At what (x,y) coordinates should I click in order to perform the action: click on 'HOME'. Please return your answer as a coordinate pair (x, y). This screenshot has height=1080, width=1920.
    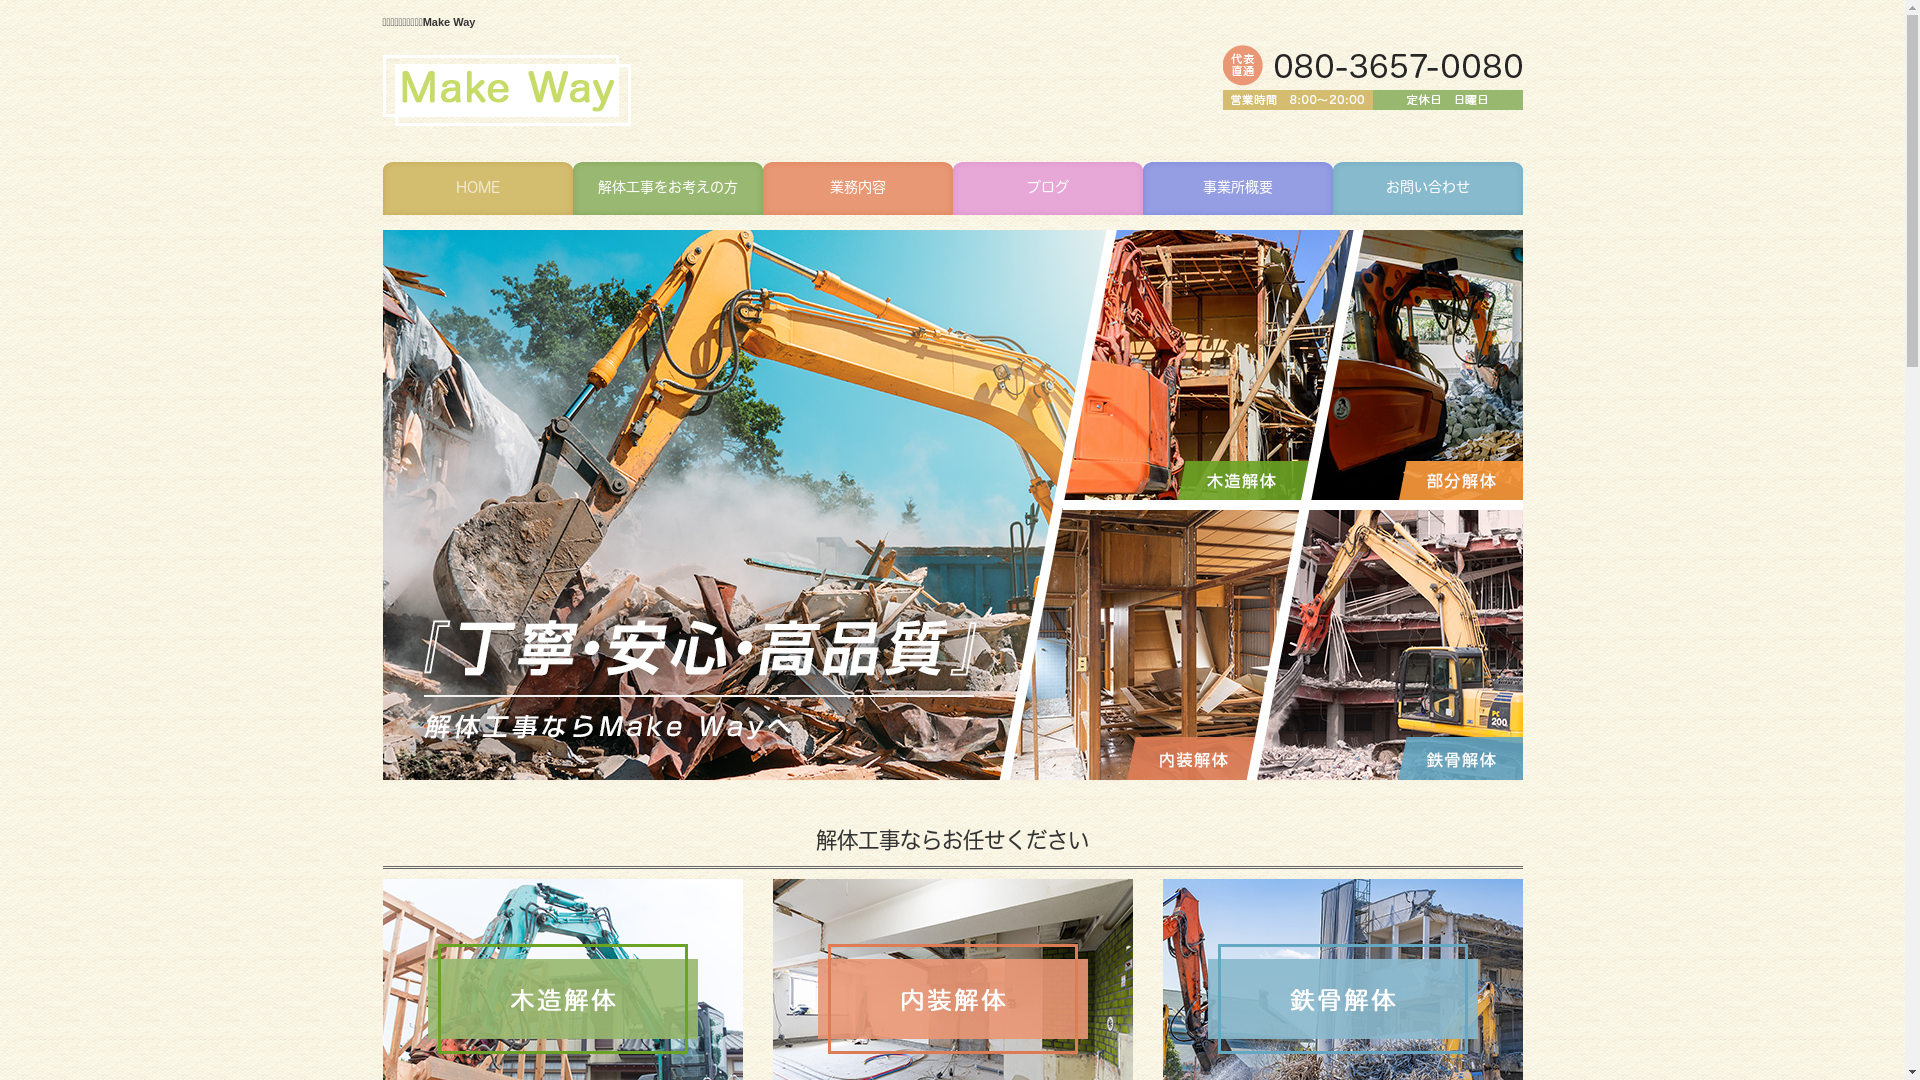
    Looking at the image, I should click on (382, 188).